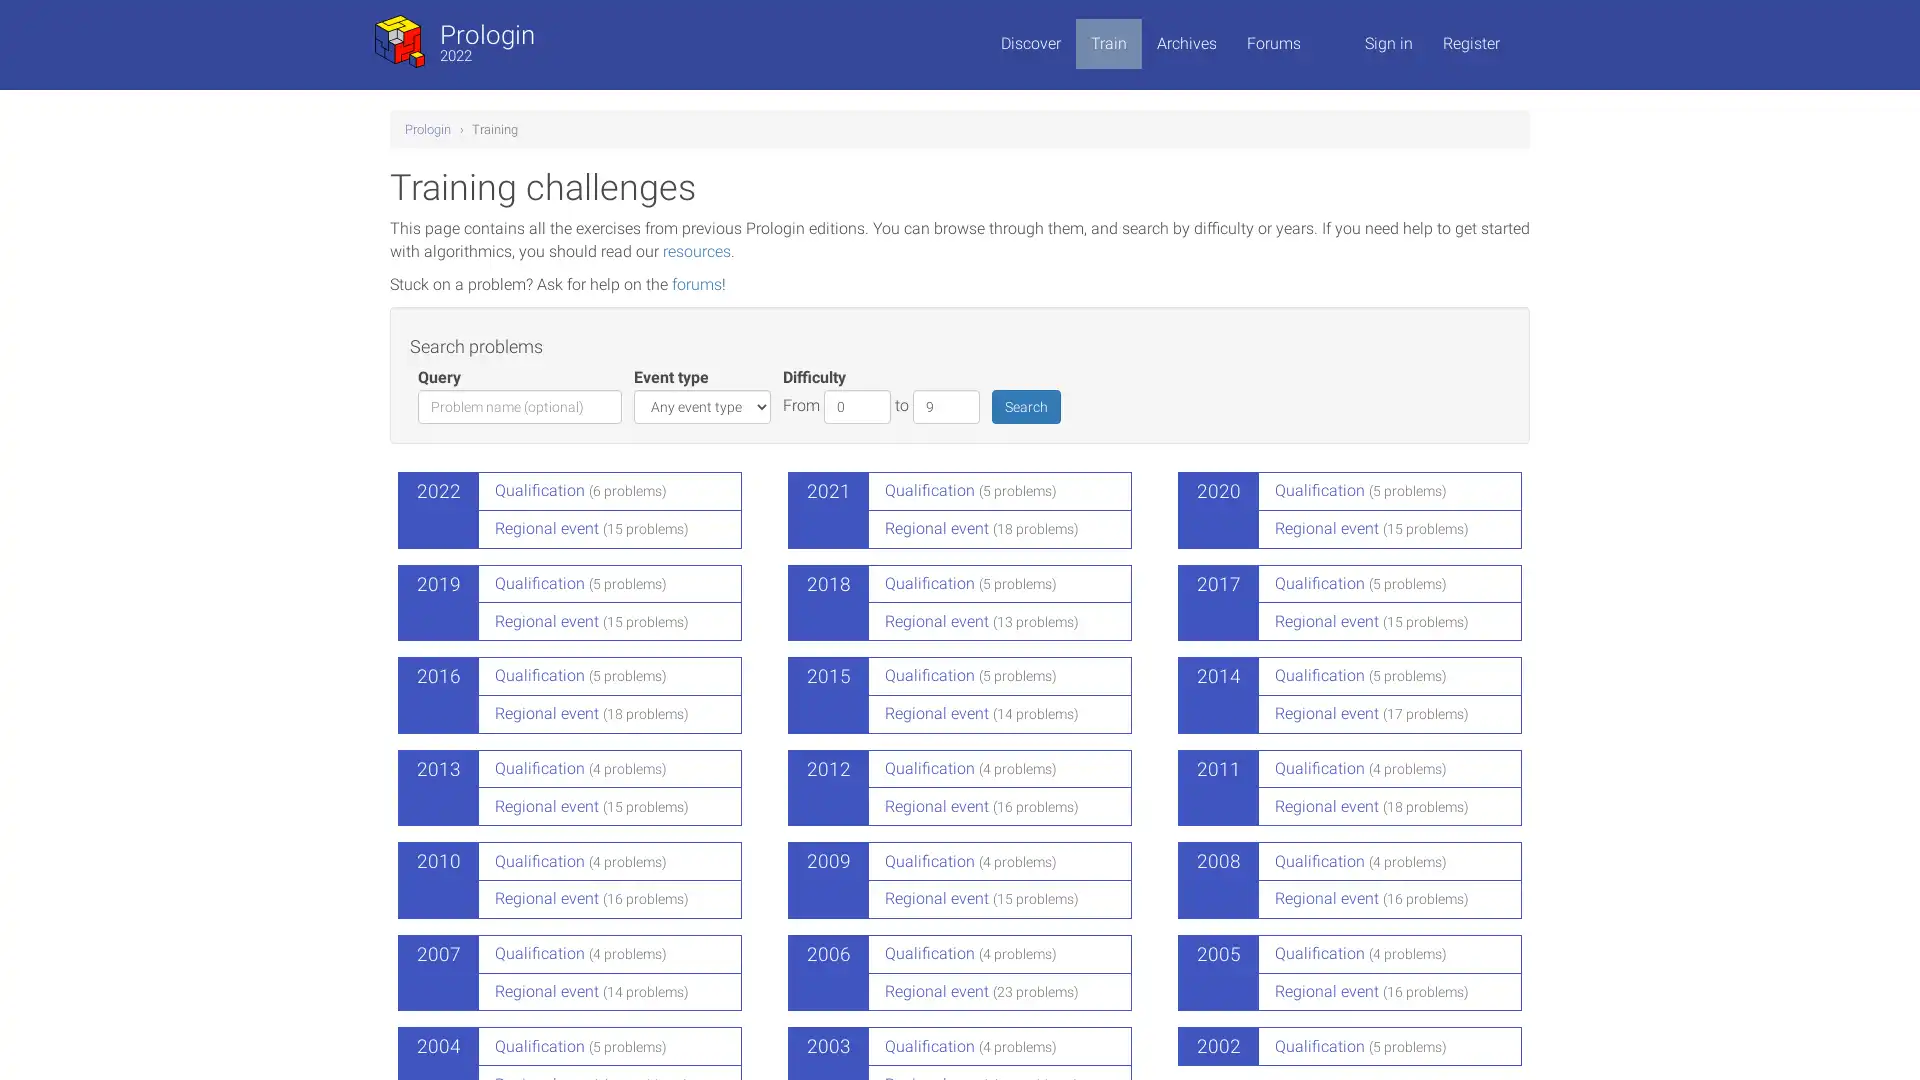 This screenshot has height=1080, width=1920. What do you see at coordinates (1026, 405) in the screenshot?
I see `Search` at bounding box center [1026, 405].